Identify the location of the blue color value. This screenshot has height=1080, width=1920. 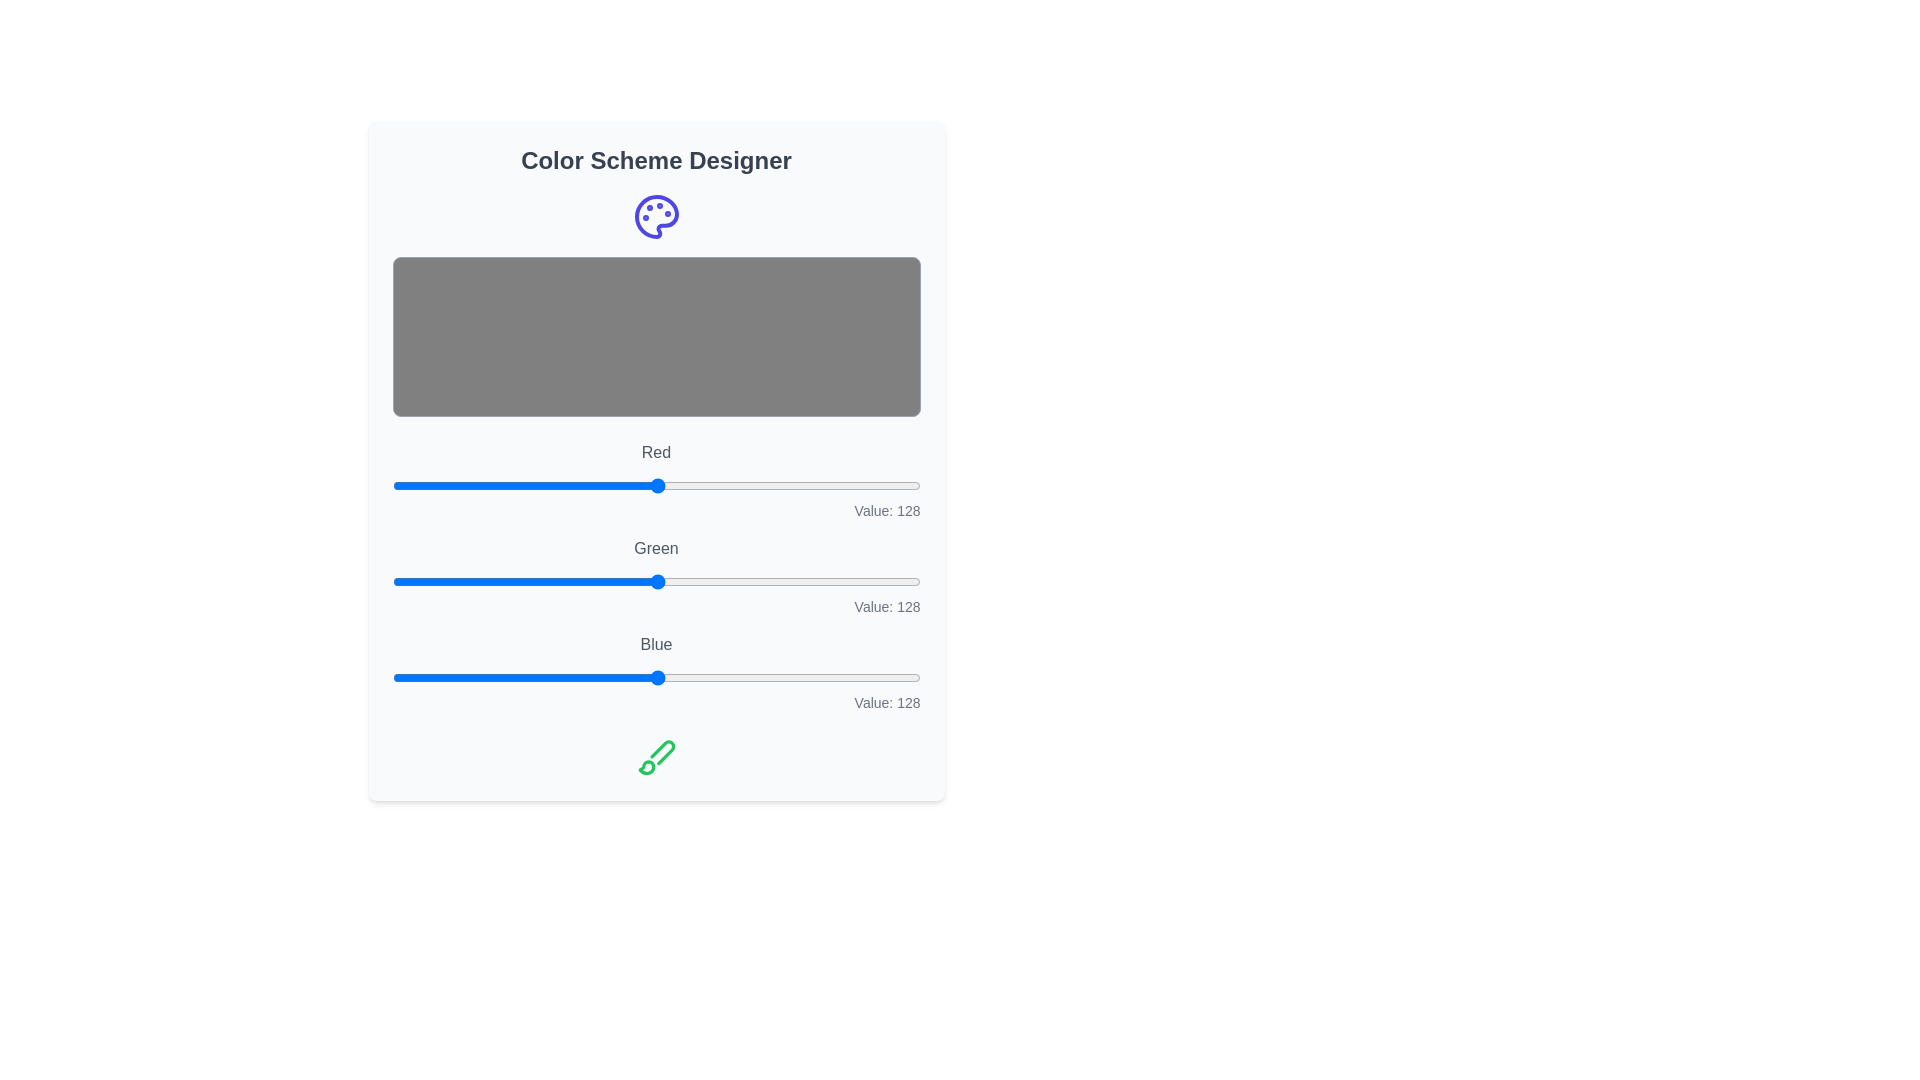
(862, 677).